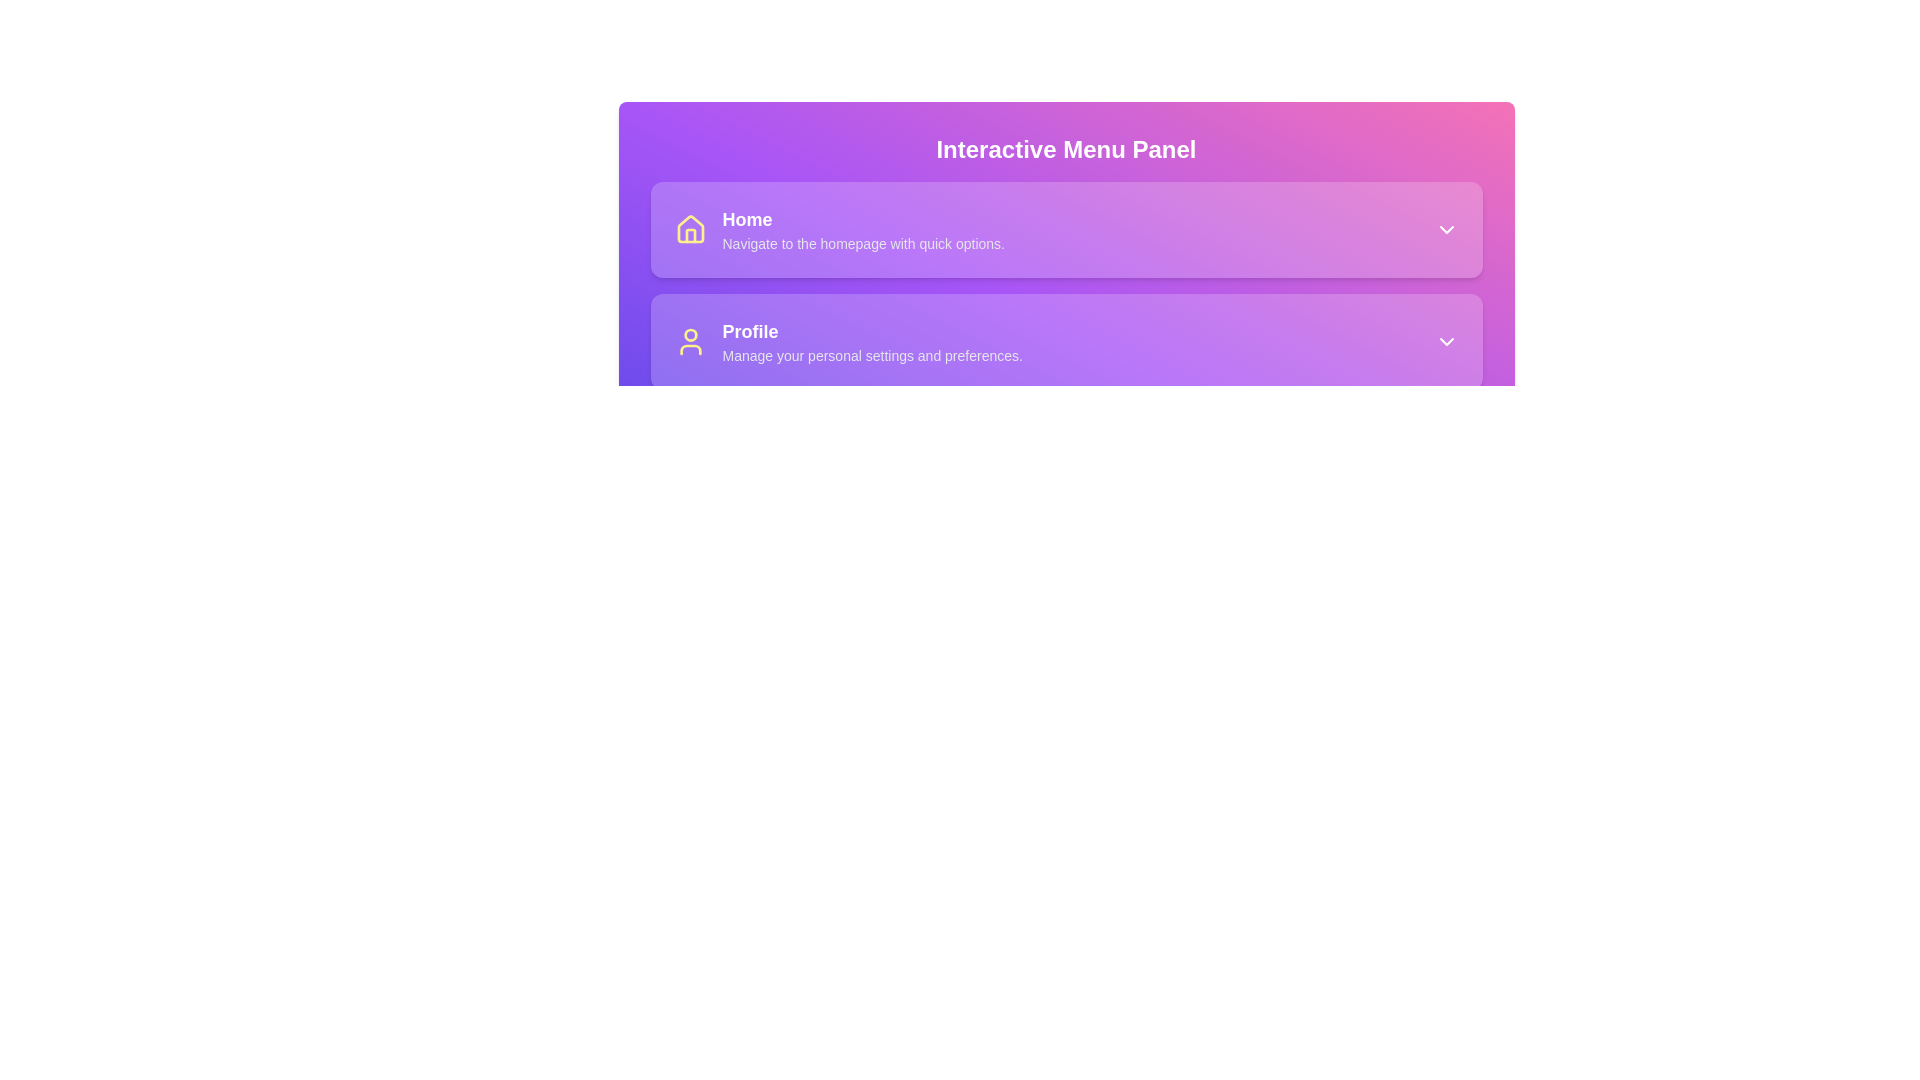 The height and width of the screenshot is (1080, 1920). Describe the element at coordinates (1065, 341) in the screenshot. I see `the second clickable menu option in the Interactive Menu Panel that leads to the 'Profile' section, which is located between the 'Home' and 'Notifications' options` at that location.